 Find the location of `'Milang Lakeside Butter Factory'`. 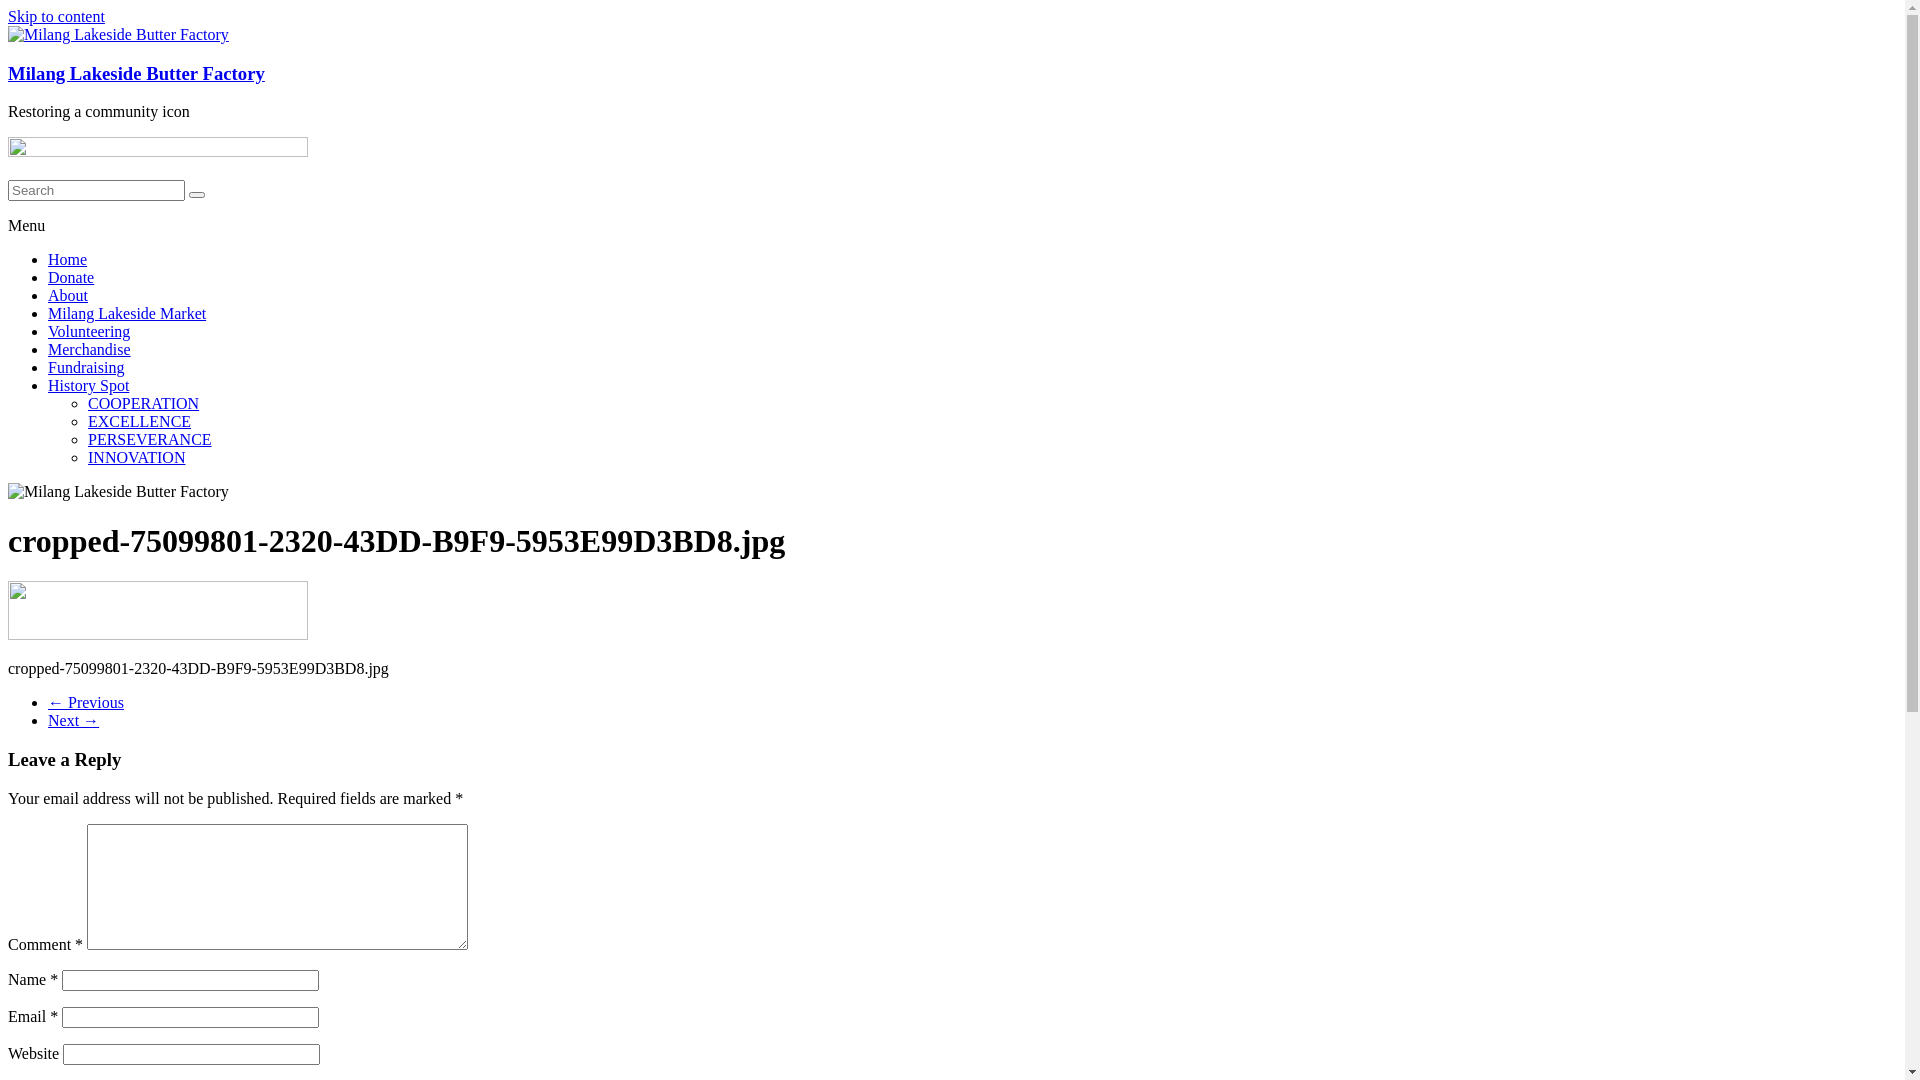

'Milang Lakeside Butter Factory' is located at coordinates (135, 72).